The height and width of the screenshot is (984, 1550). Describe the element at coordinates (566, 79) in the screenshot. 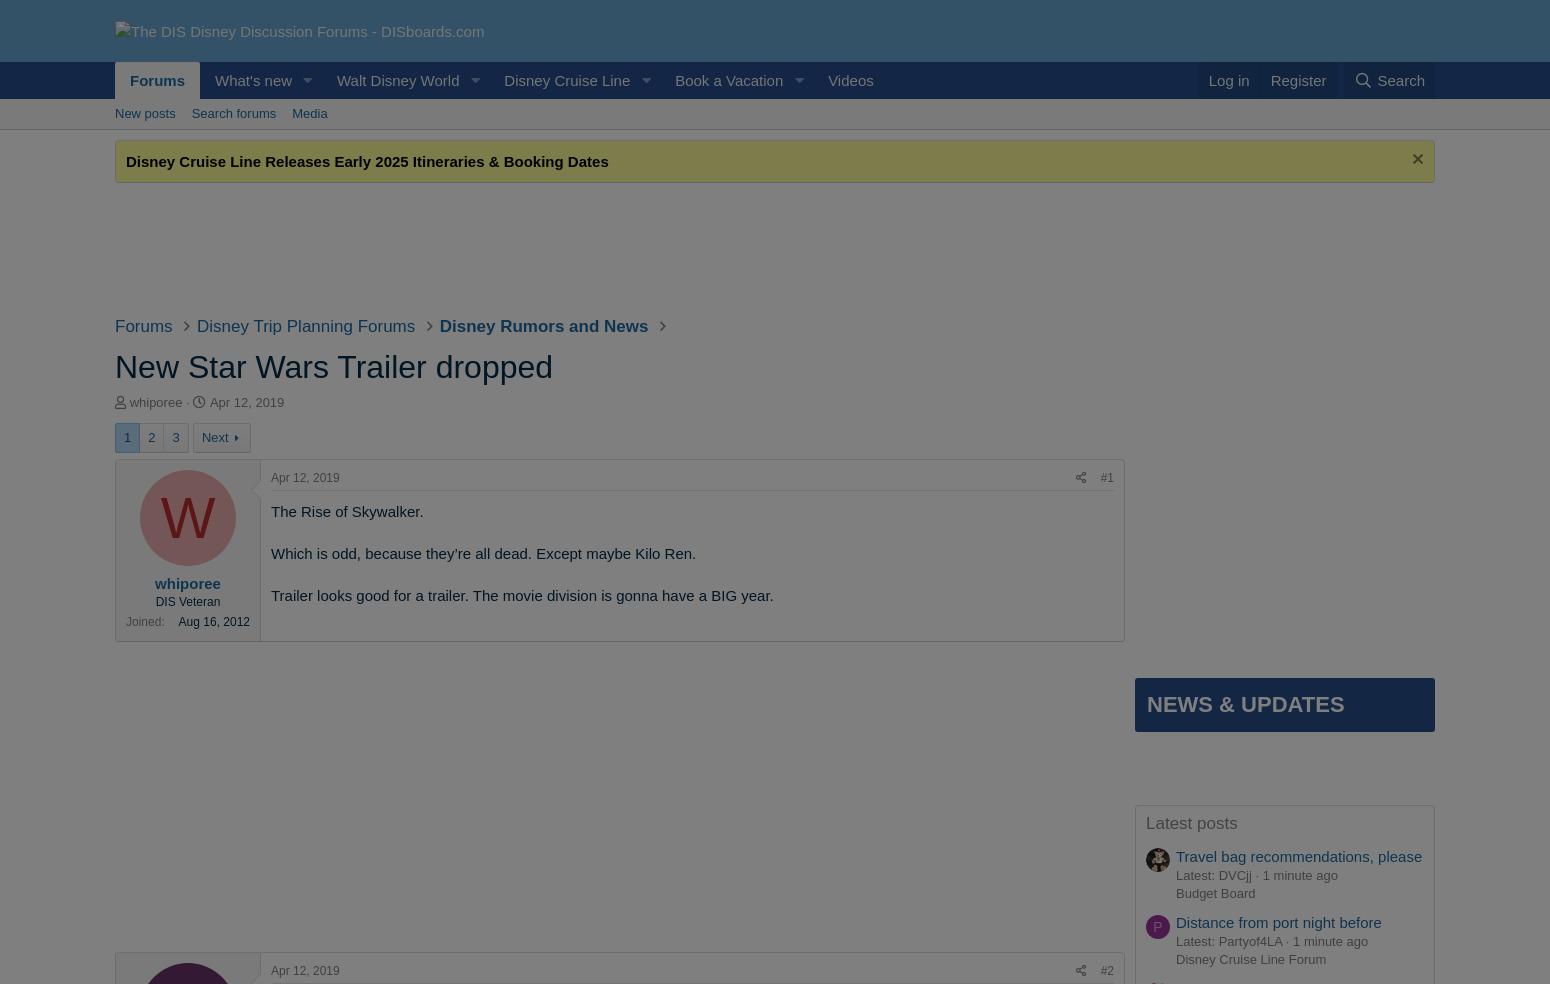

I see `'Disney Cruise Line'` at that location.